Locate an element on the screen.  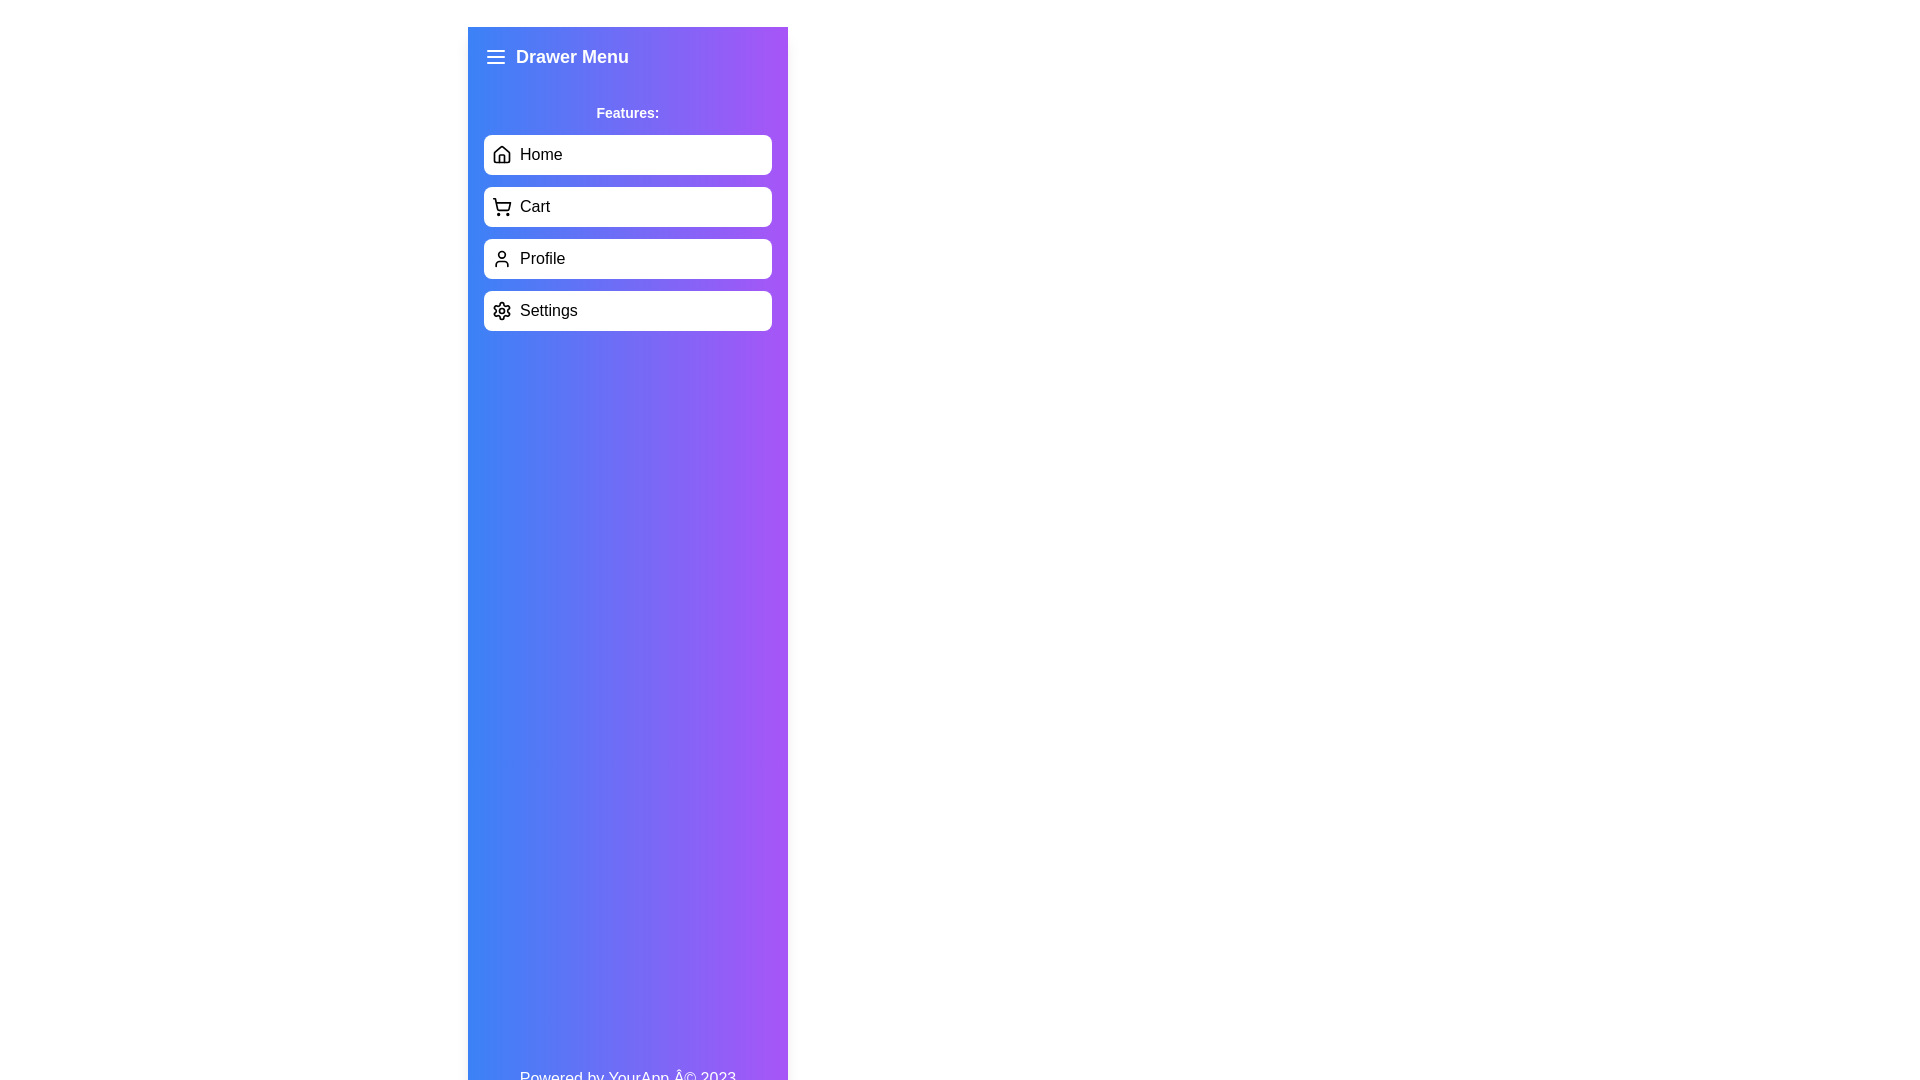
the 'Settings' text label in the menu is located at coordinates (548, 311).